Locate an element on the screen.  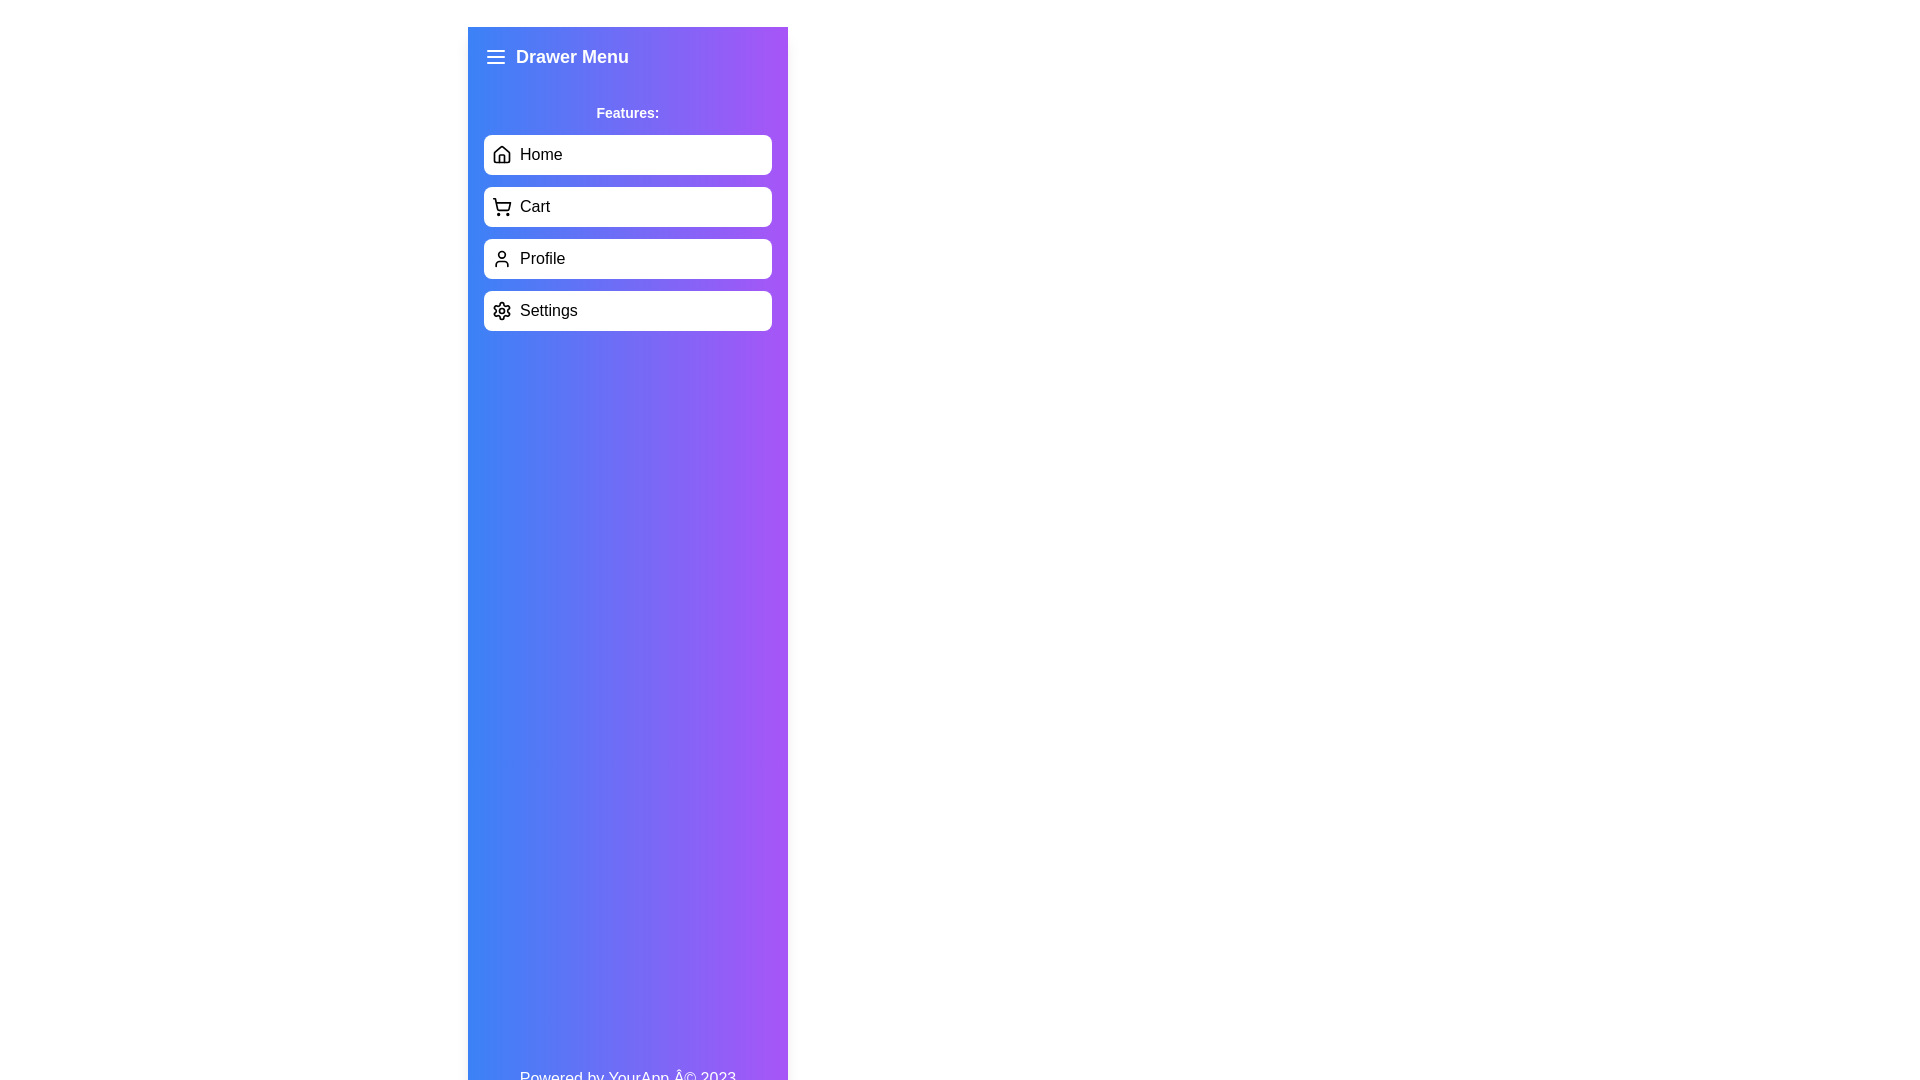
the 'Settings' text label in the menu is located at coordinates (548, 311).